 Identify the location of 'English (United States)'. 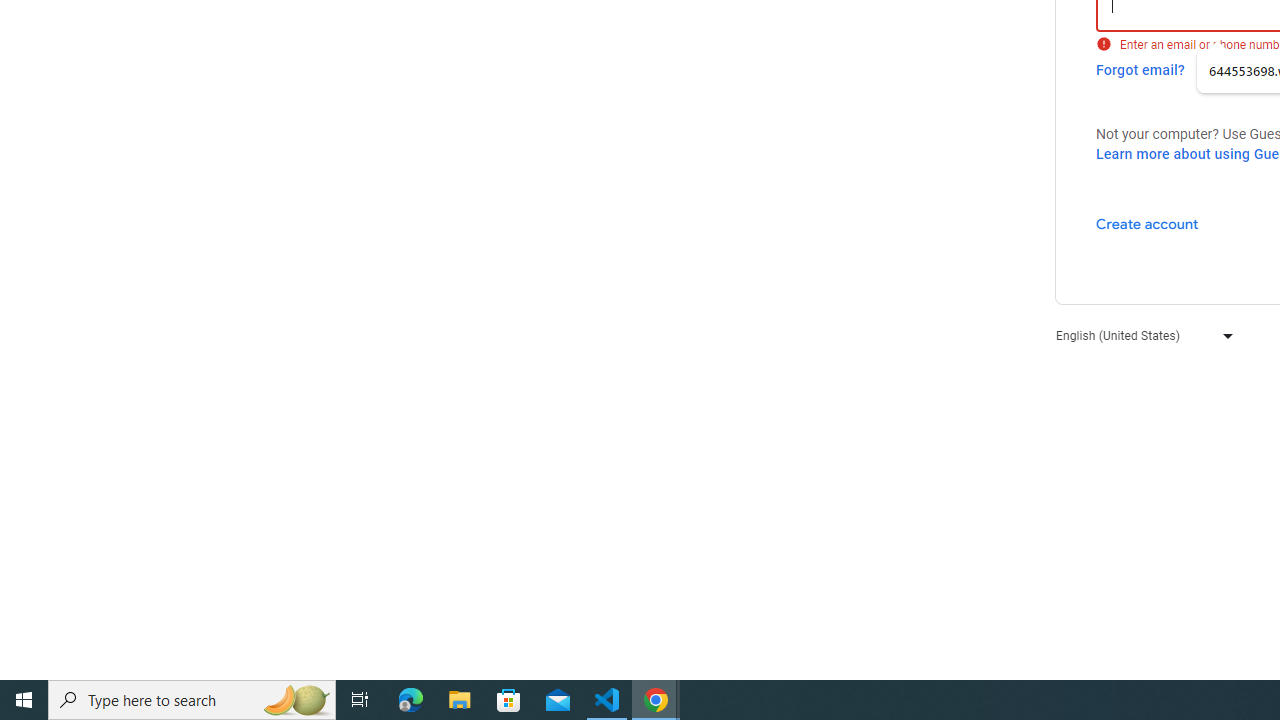
(1139, 334).